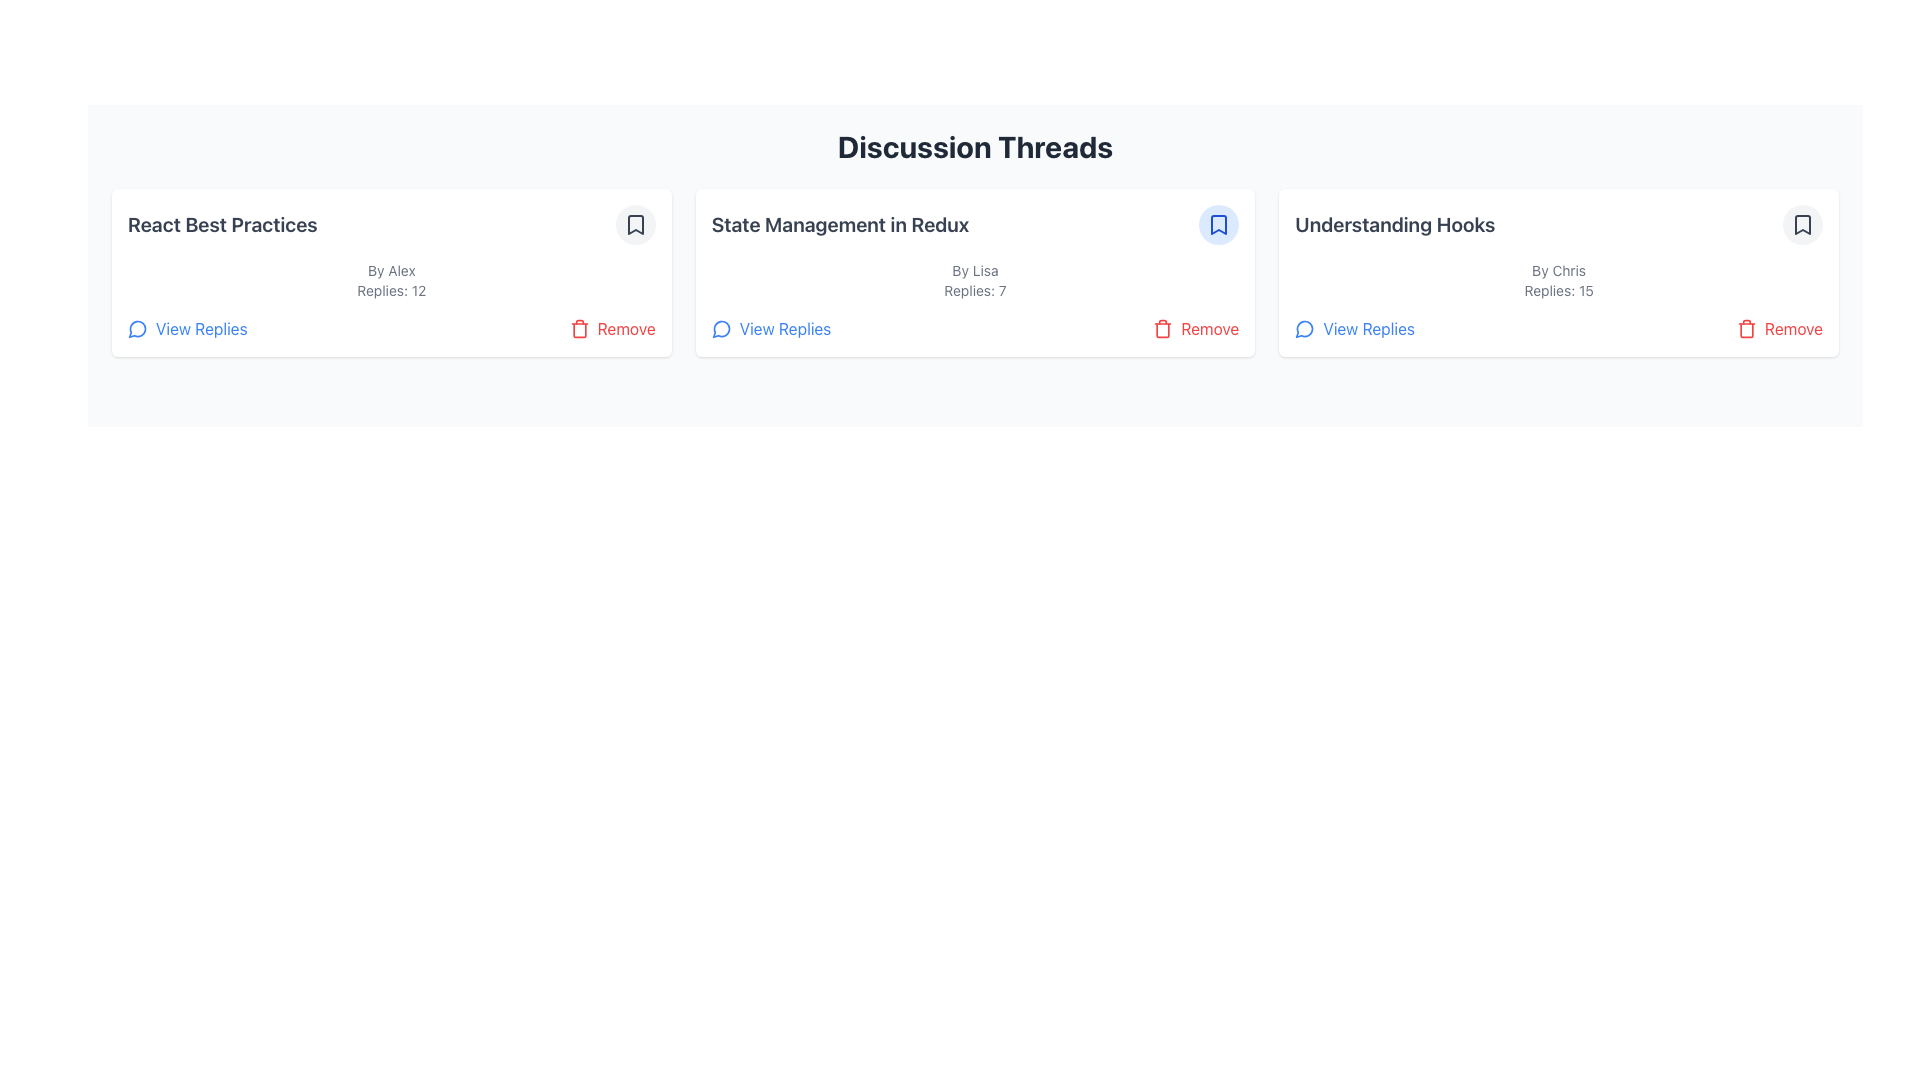 The width and height of the screenshot is (1920, 1080). I want to click on the trash bin icon located to the right of the 'State Management in Redux' discussion card to initiate a removal action, so click(1163, 327).